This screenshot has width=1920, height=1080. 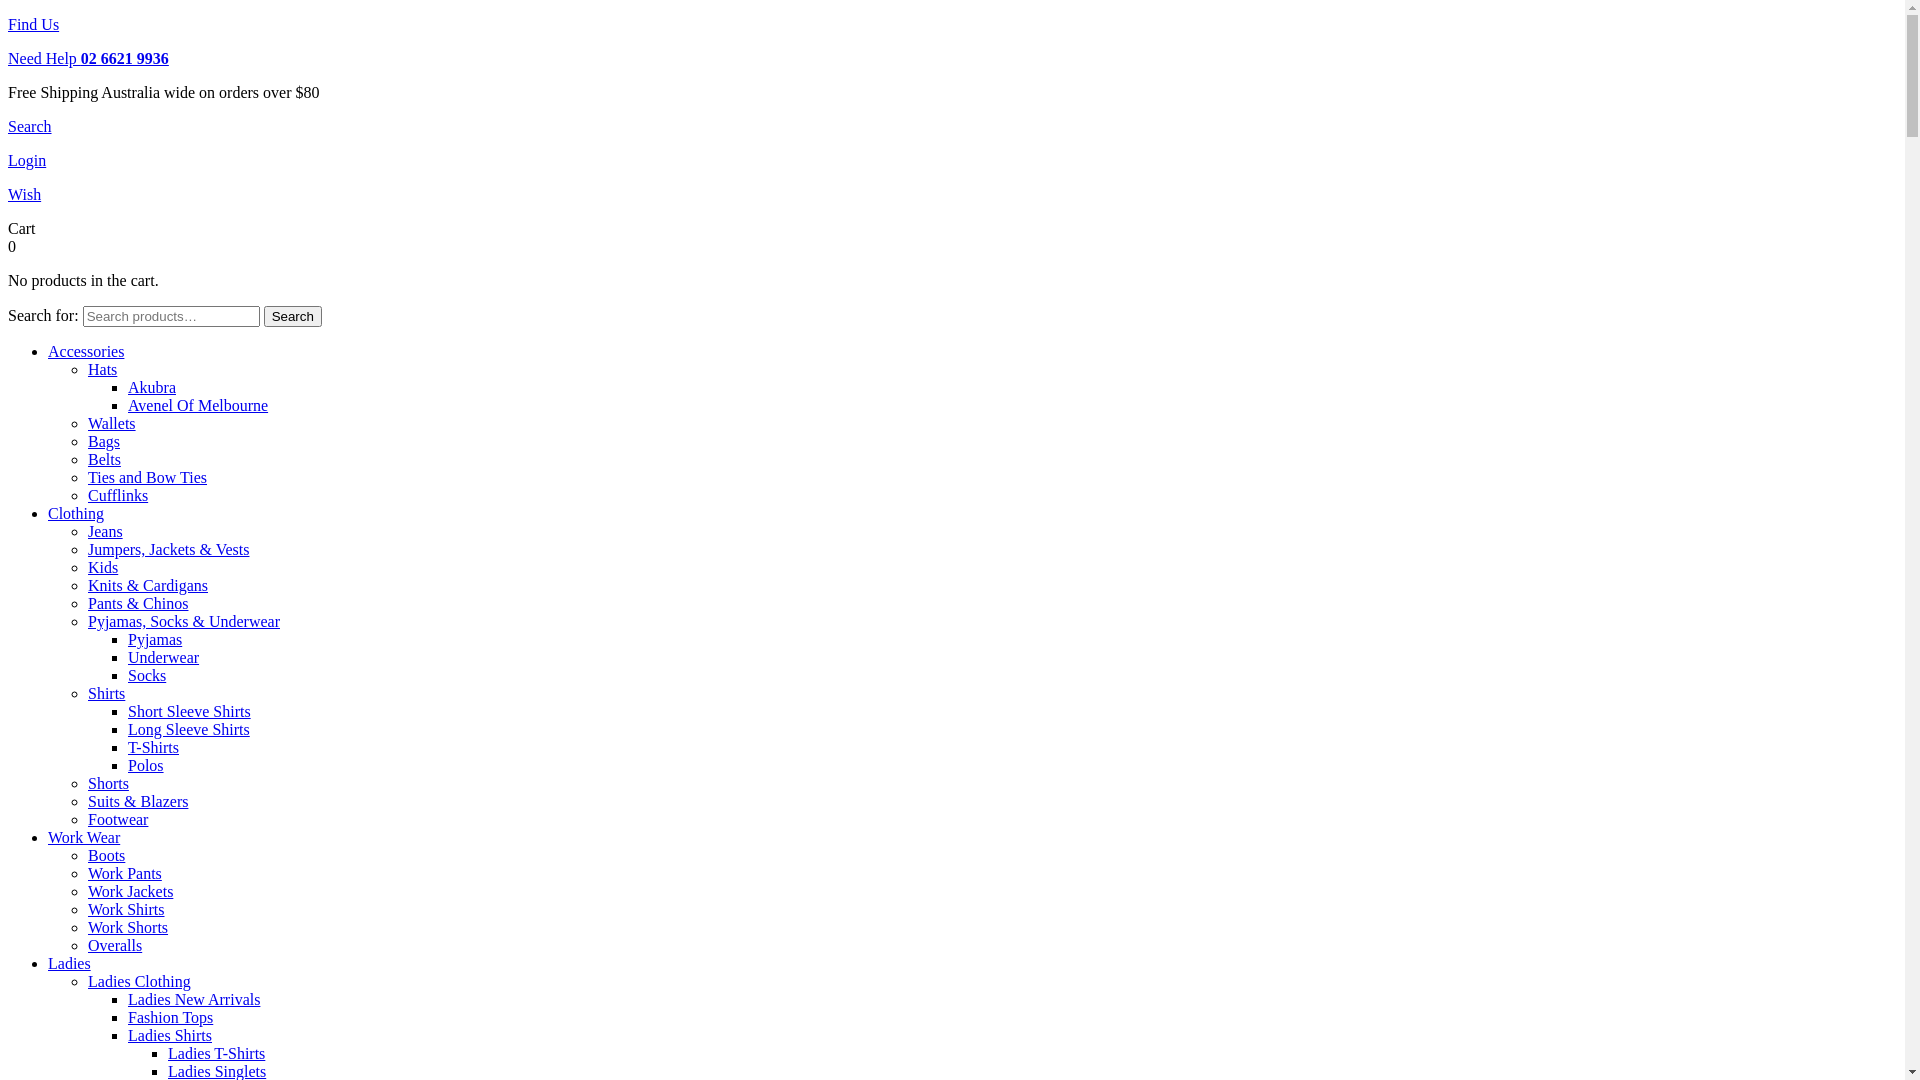 I want to click on 'Ladies Shirts', so click(x=169, y=1035).